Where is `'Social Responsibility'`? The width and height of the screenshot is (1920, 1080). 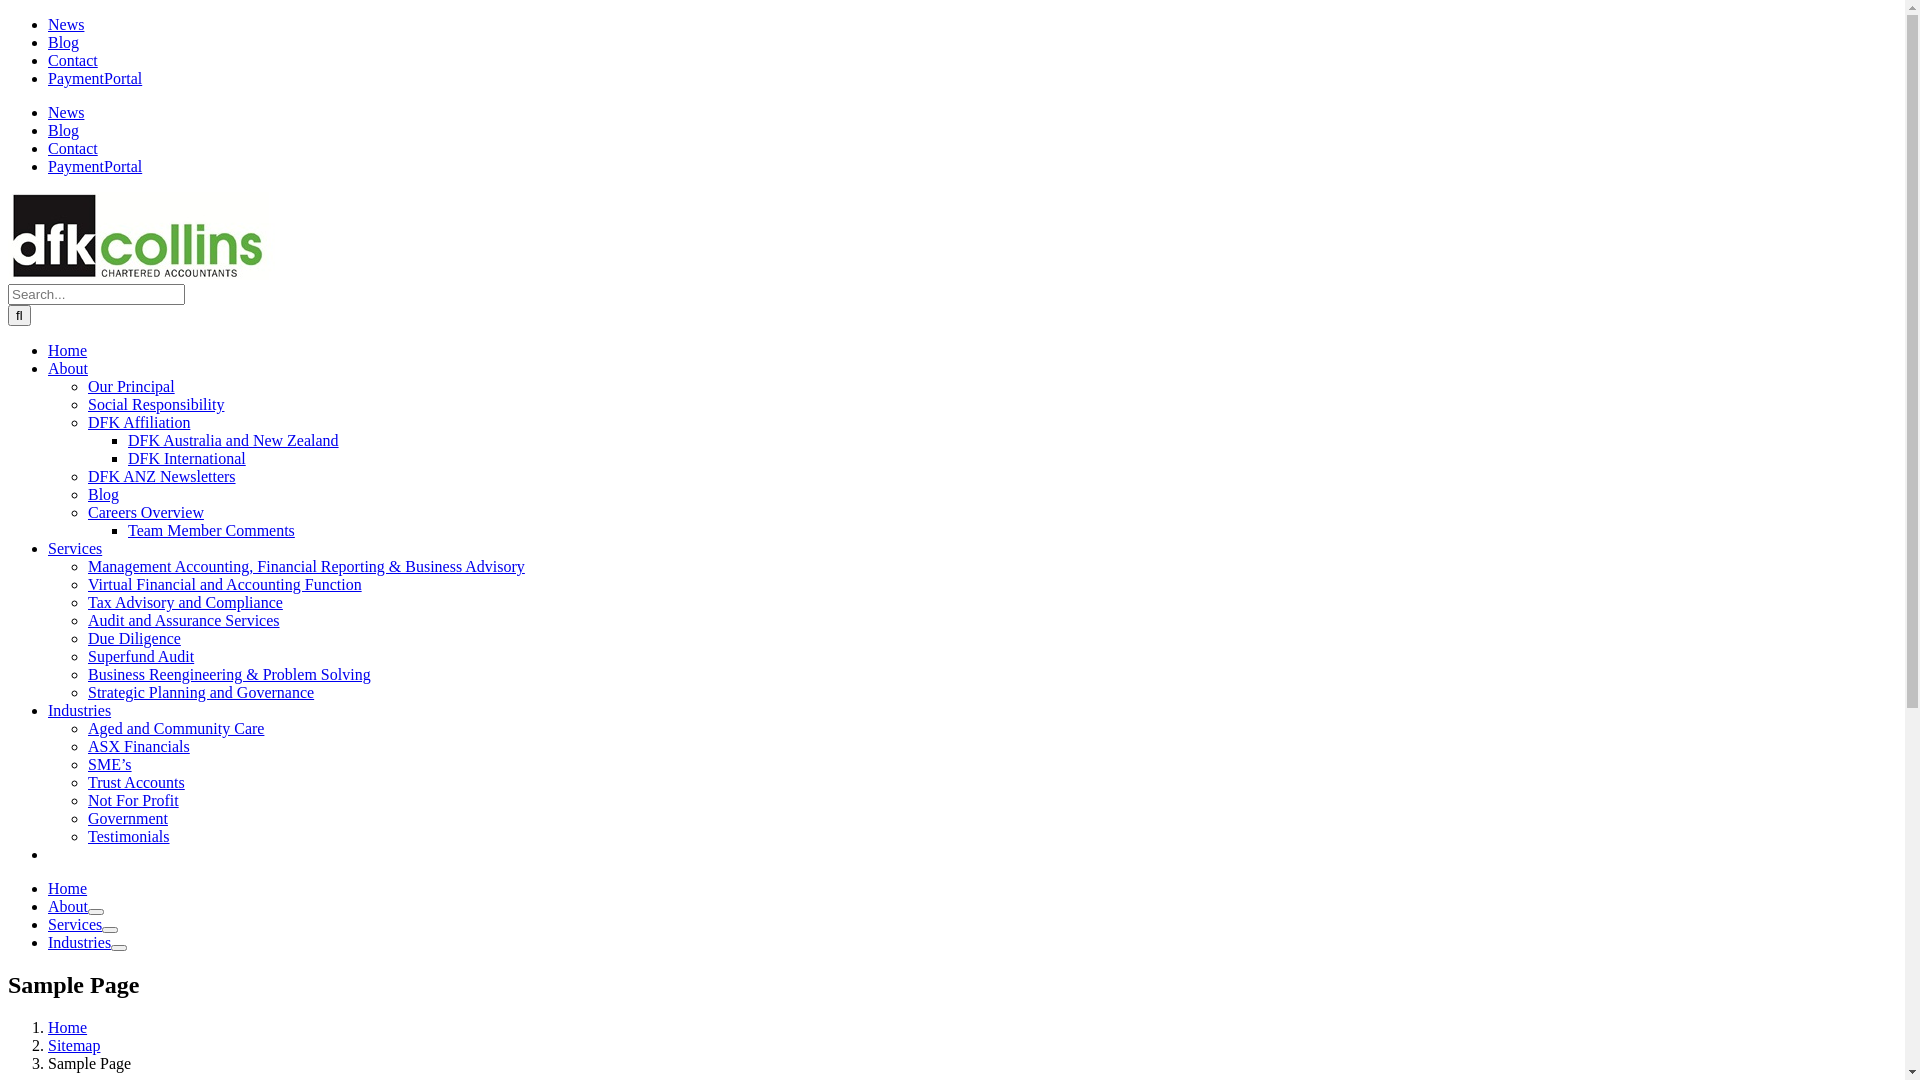
'Social Responsibility' is located at coordinates (155, 404).